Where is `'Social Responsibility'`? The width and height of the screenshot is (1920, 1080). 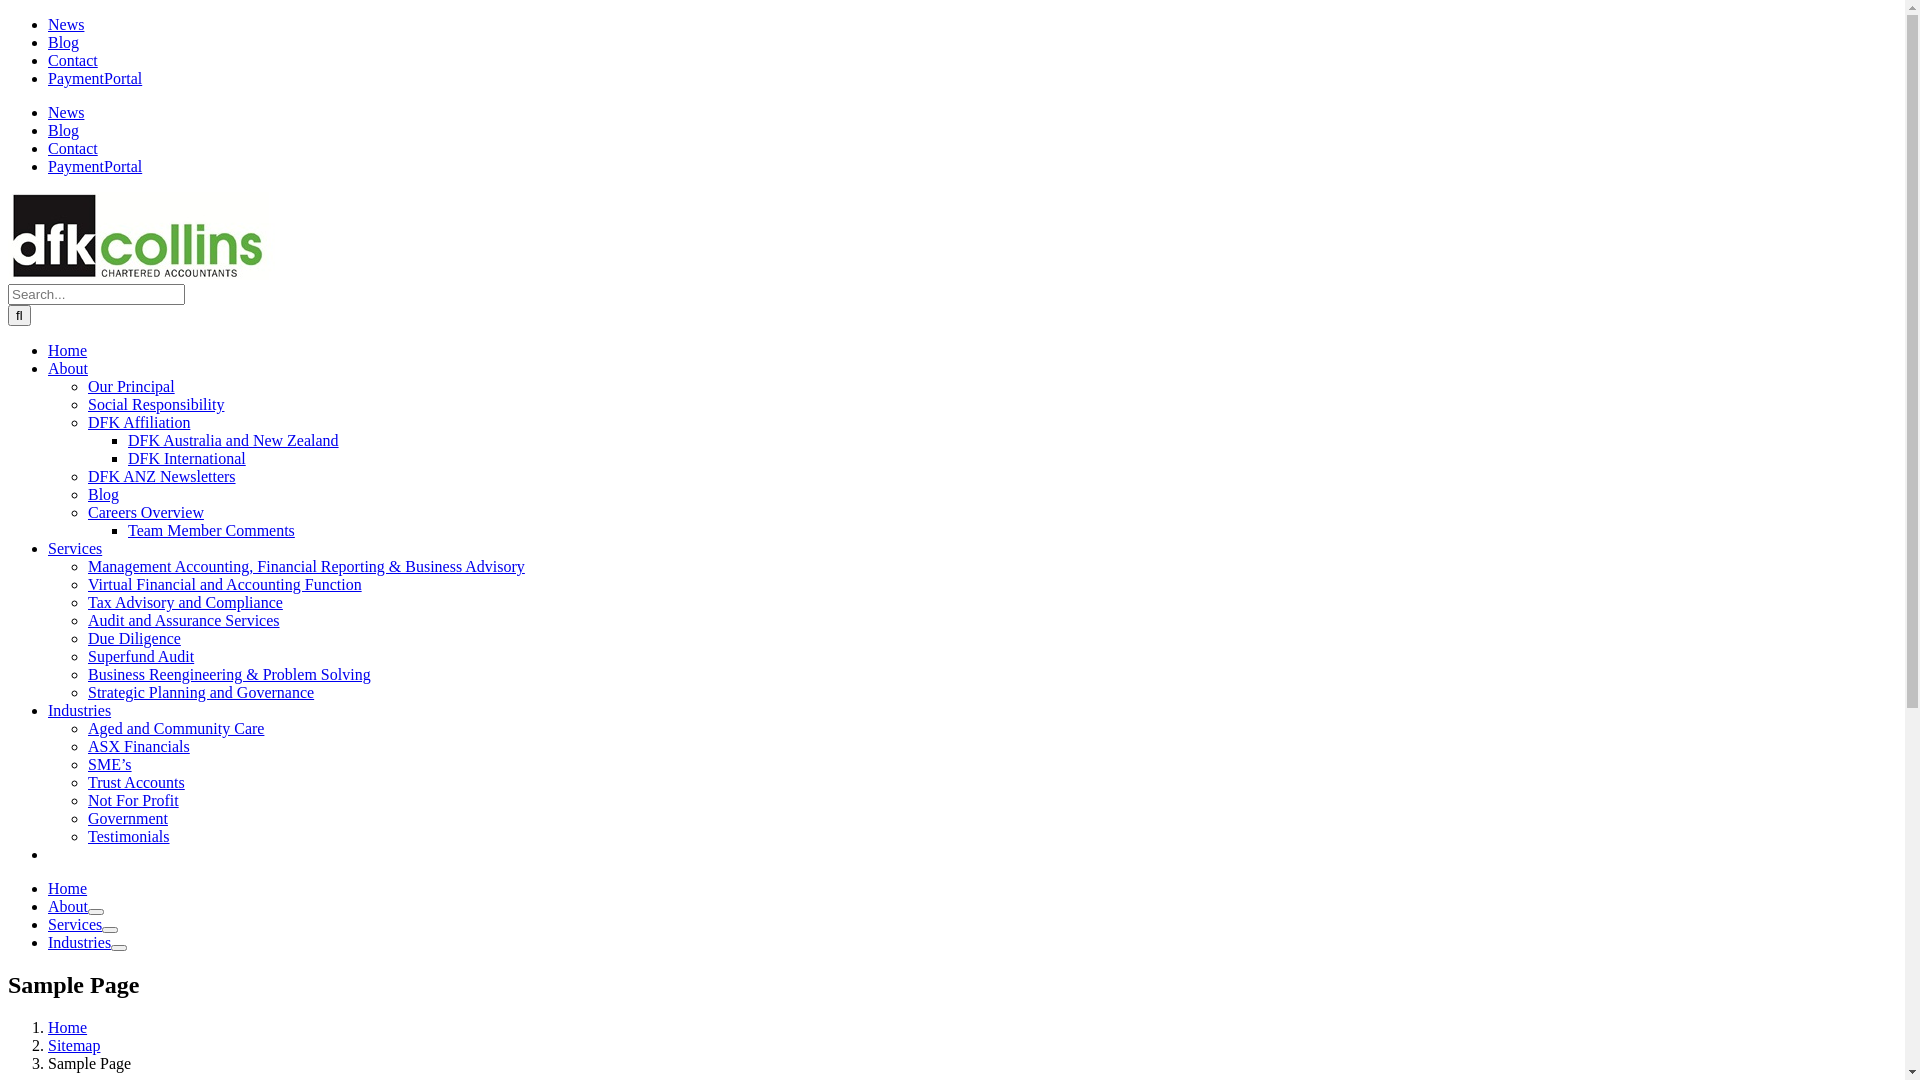
'Social Responsibility' is located at coordinates (155, 404).